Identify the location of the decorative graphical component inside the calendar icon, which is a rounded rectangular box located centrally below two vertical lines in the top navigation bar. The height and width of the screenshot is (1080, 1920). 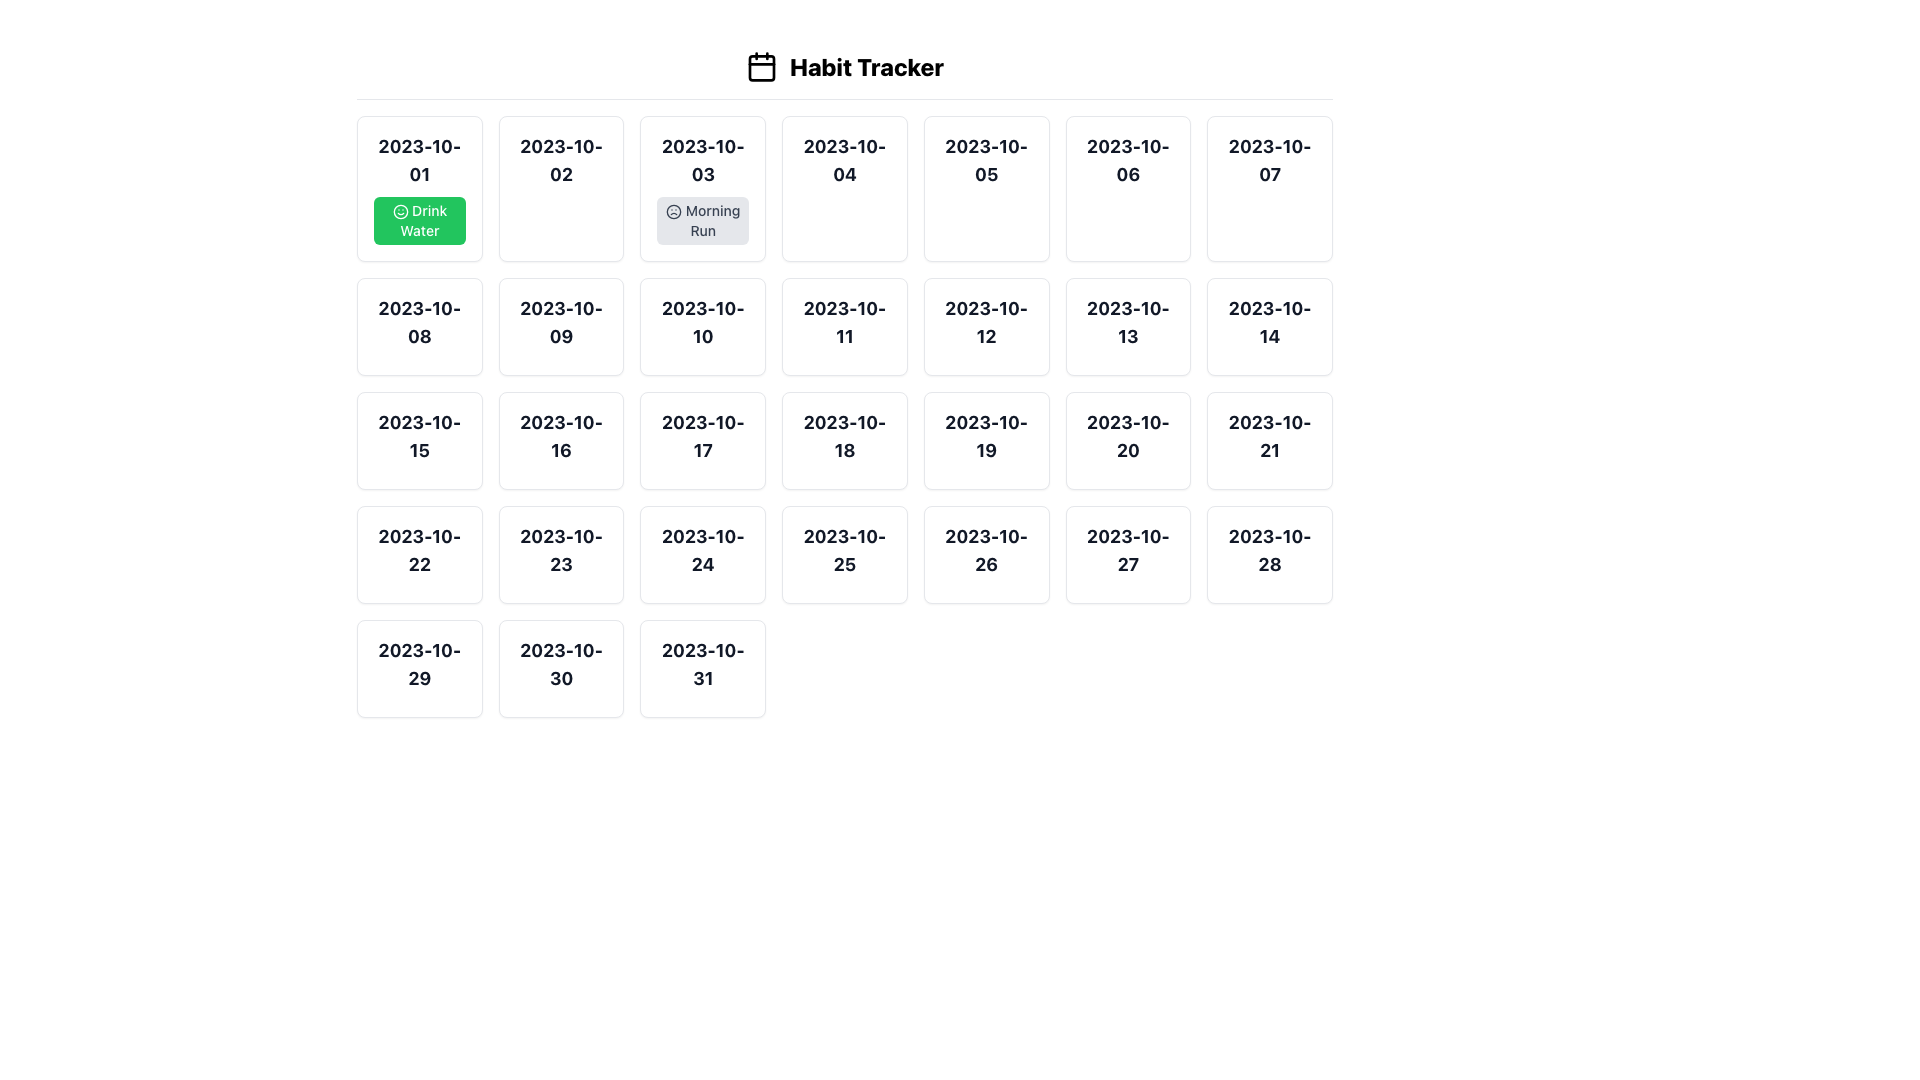
(761, 67).